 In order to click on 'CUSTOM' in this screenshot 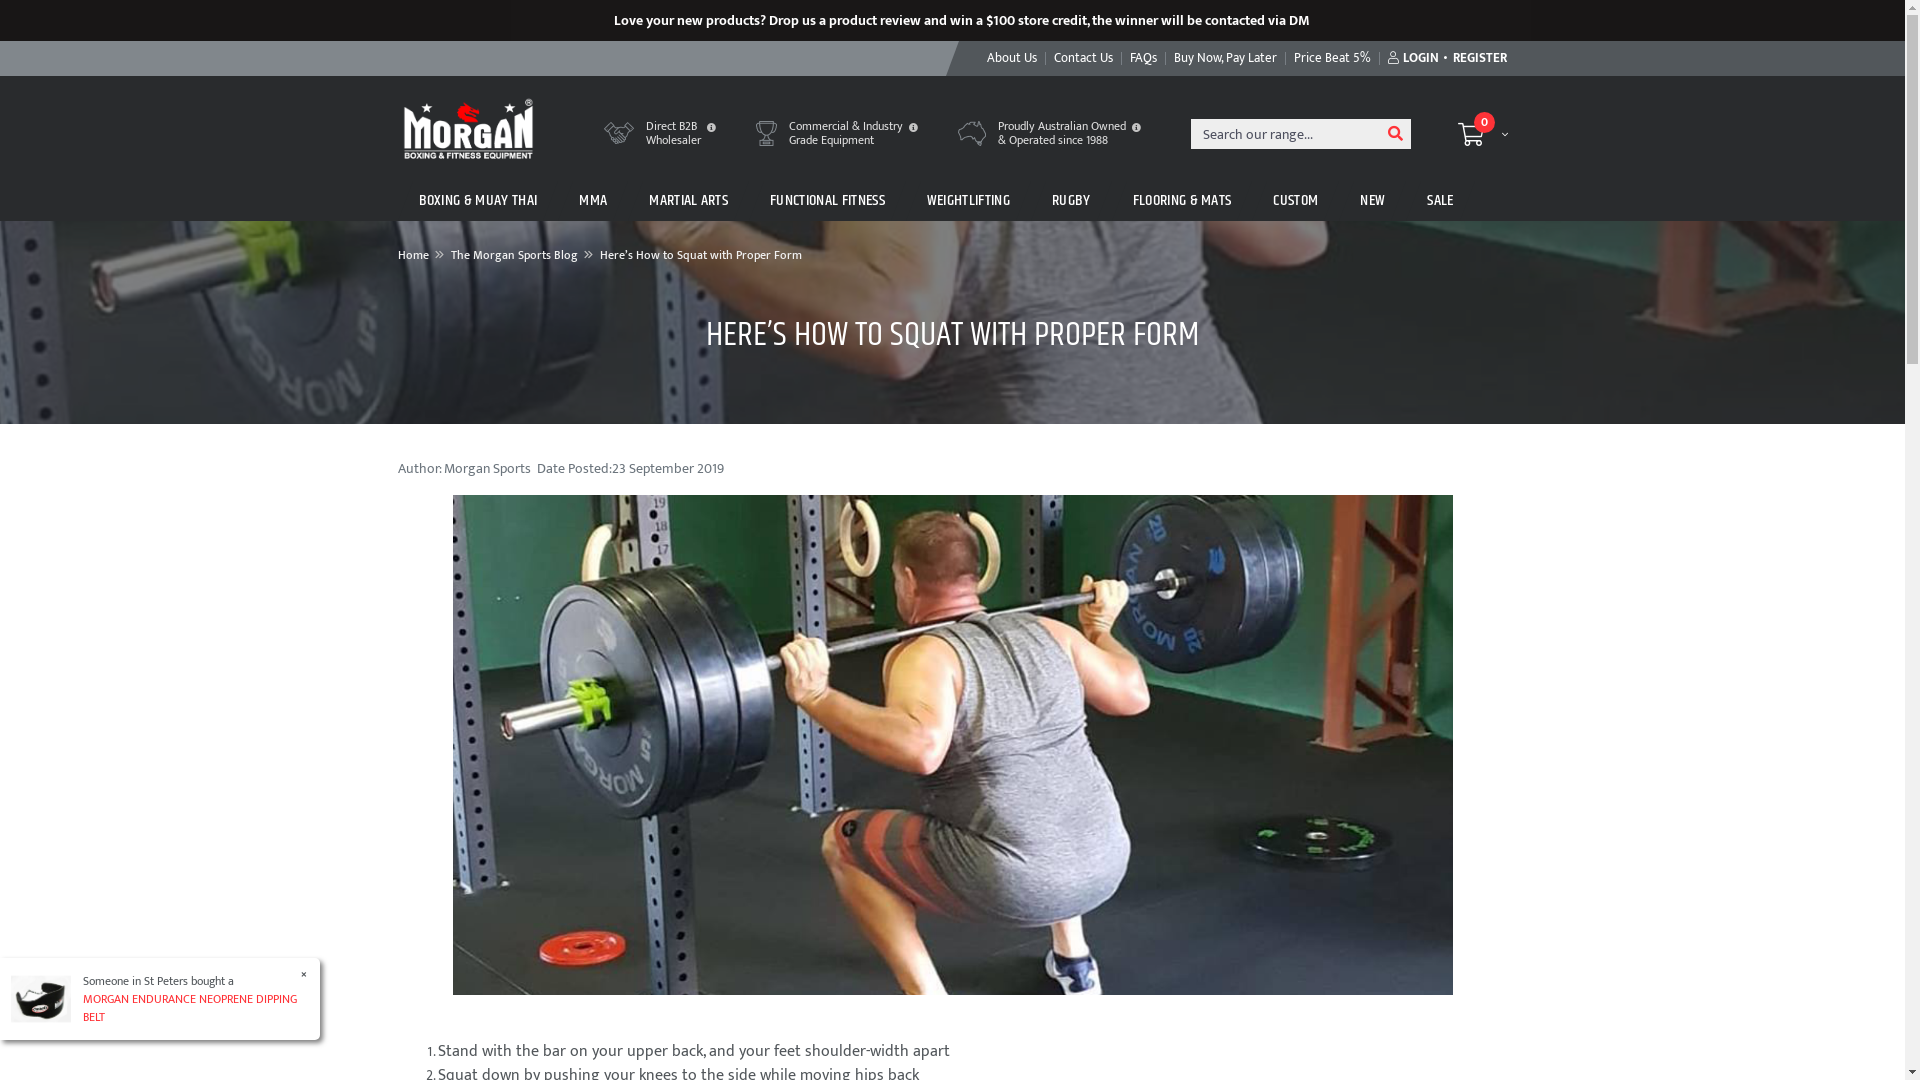, I will do `click(1251, 200)`.